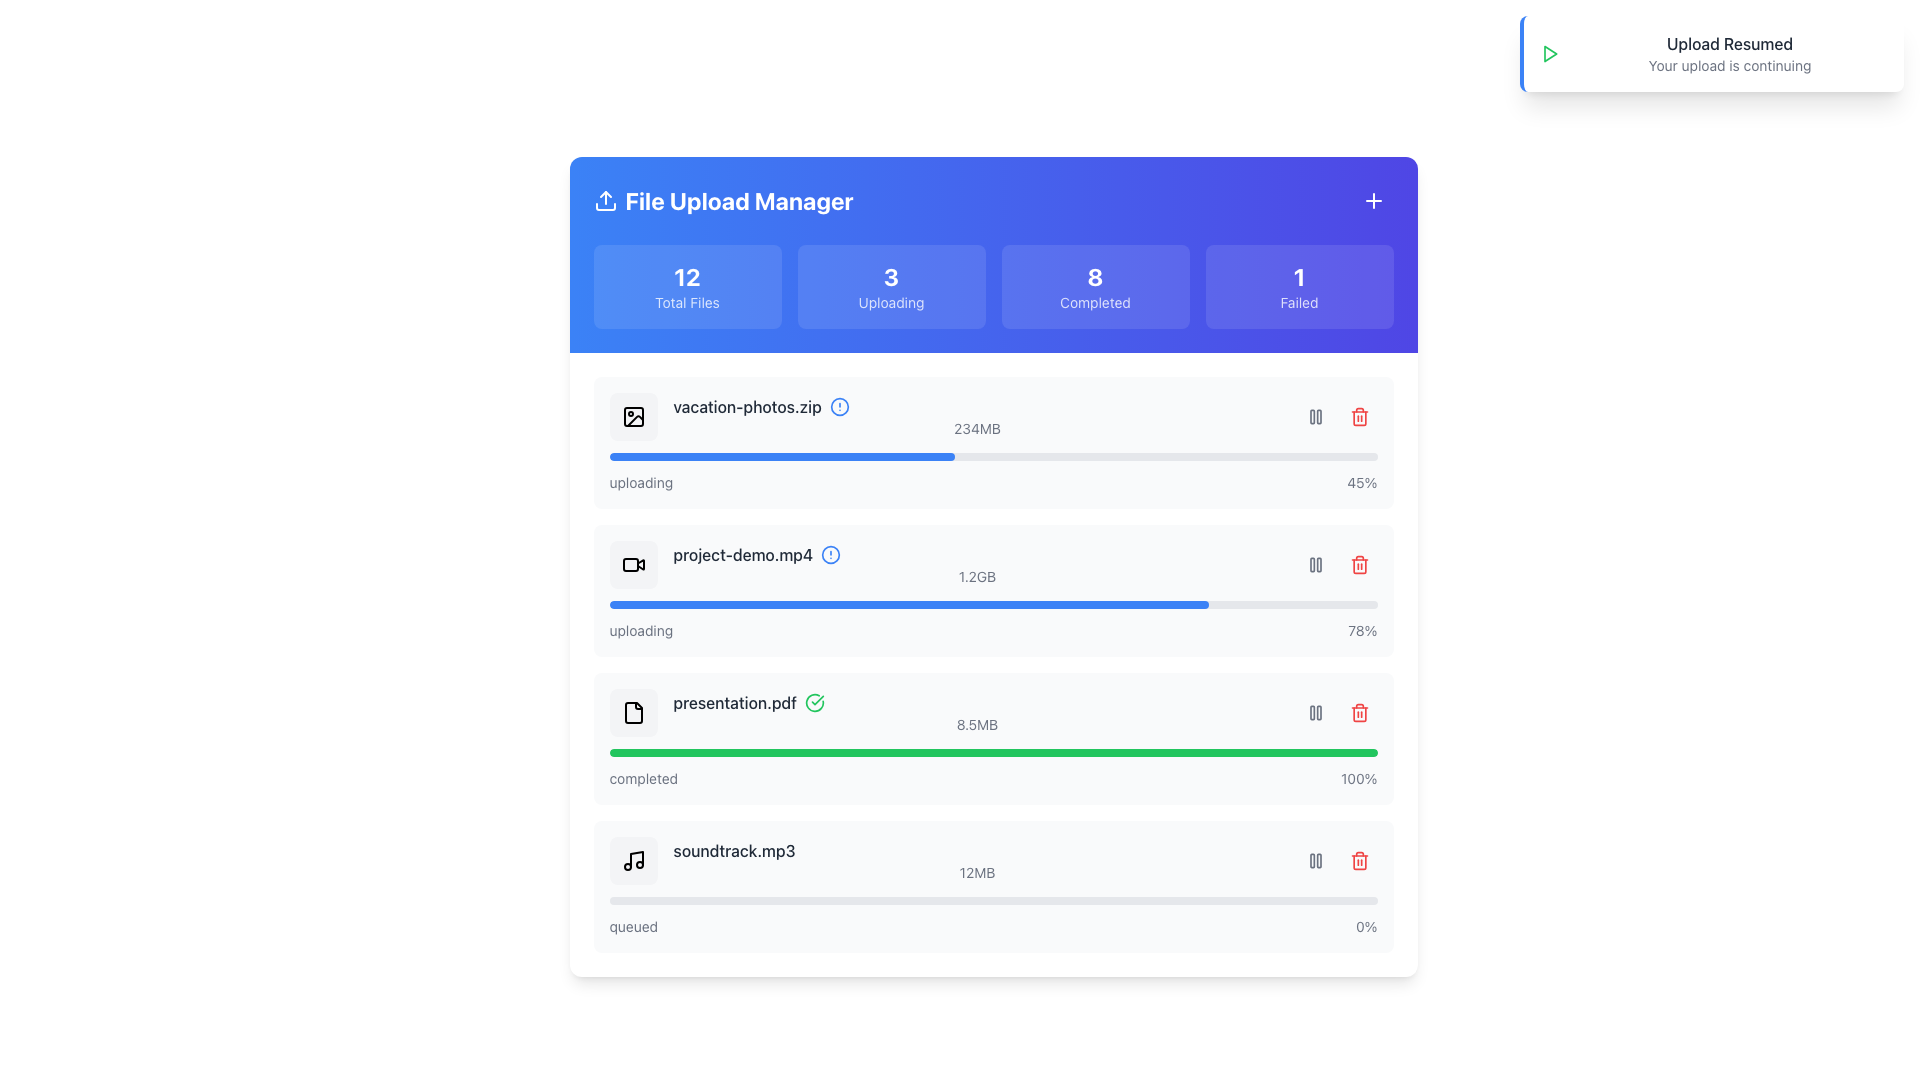 This screenshot has width=1920, height=1080. I want to click on the circular alert icon with a blue border located to the right of the text 'project-demo.mp4' in the second row of the file status list, so click(831, 555).